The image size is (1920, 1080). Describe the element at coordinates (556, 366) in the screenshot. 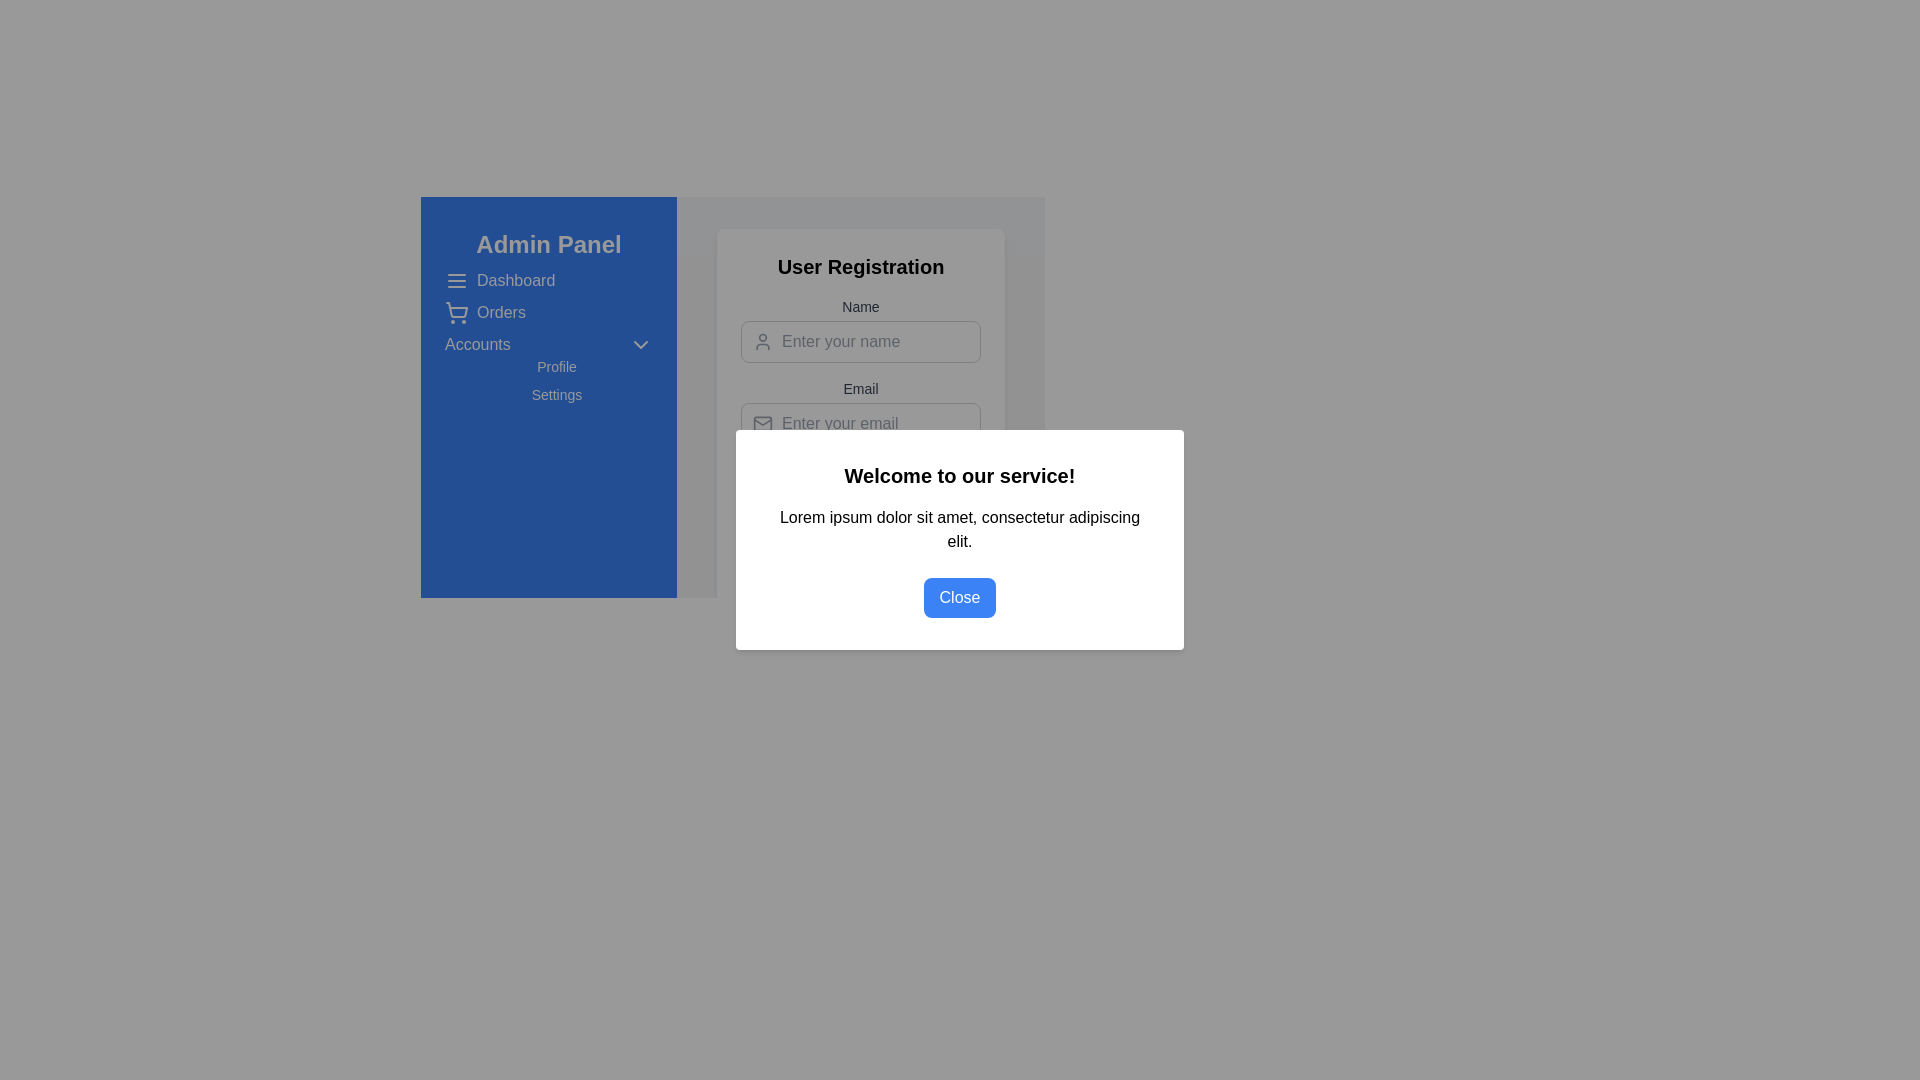

I see `the 'Profile' text label in the left-hand side menu` at that location.